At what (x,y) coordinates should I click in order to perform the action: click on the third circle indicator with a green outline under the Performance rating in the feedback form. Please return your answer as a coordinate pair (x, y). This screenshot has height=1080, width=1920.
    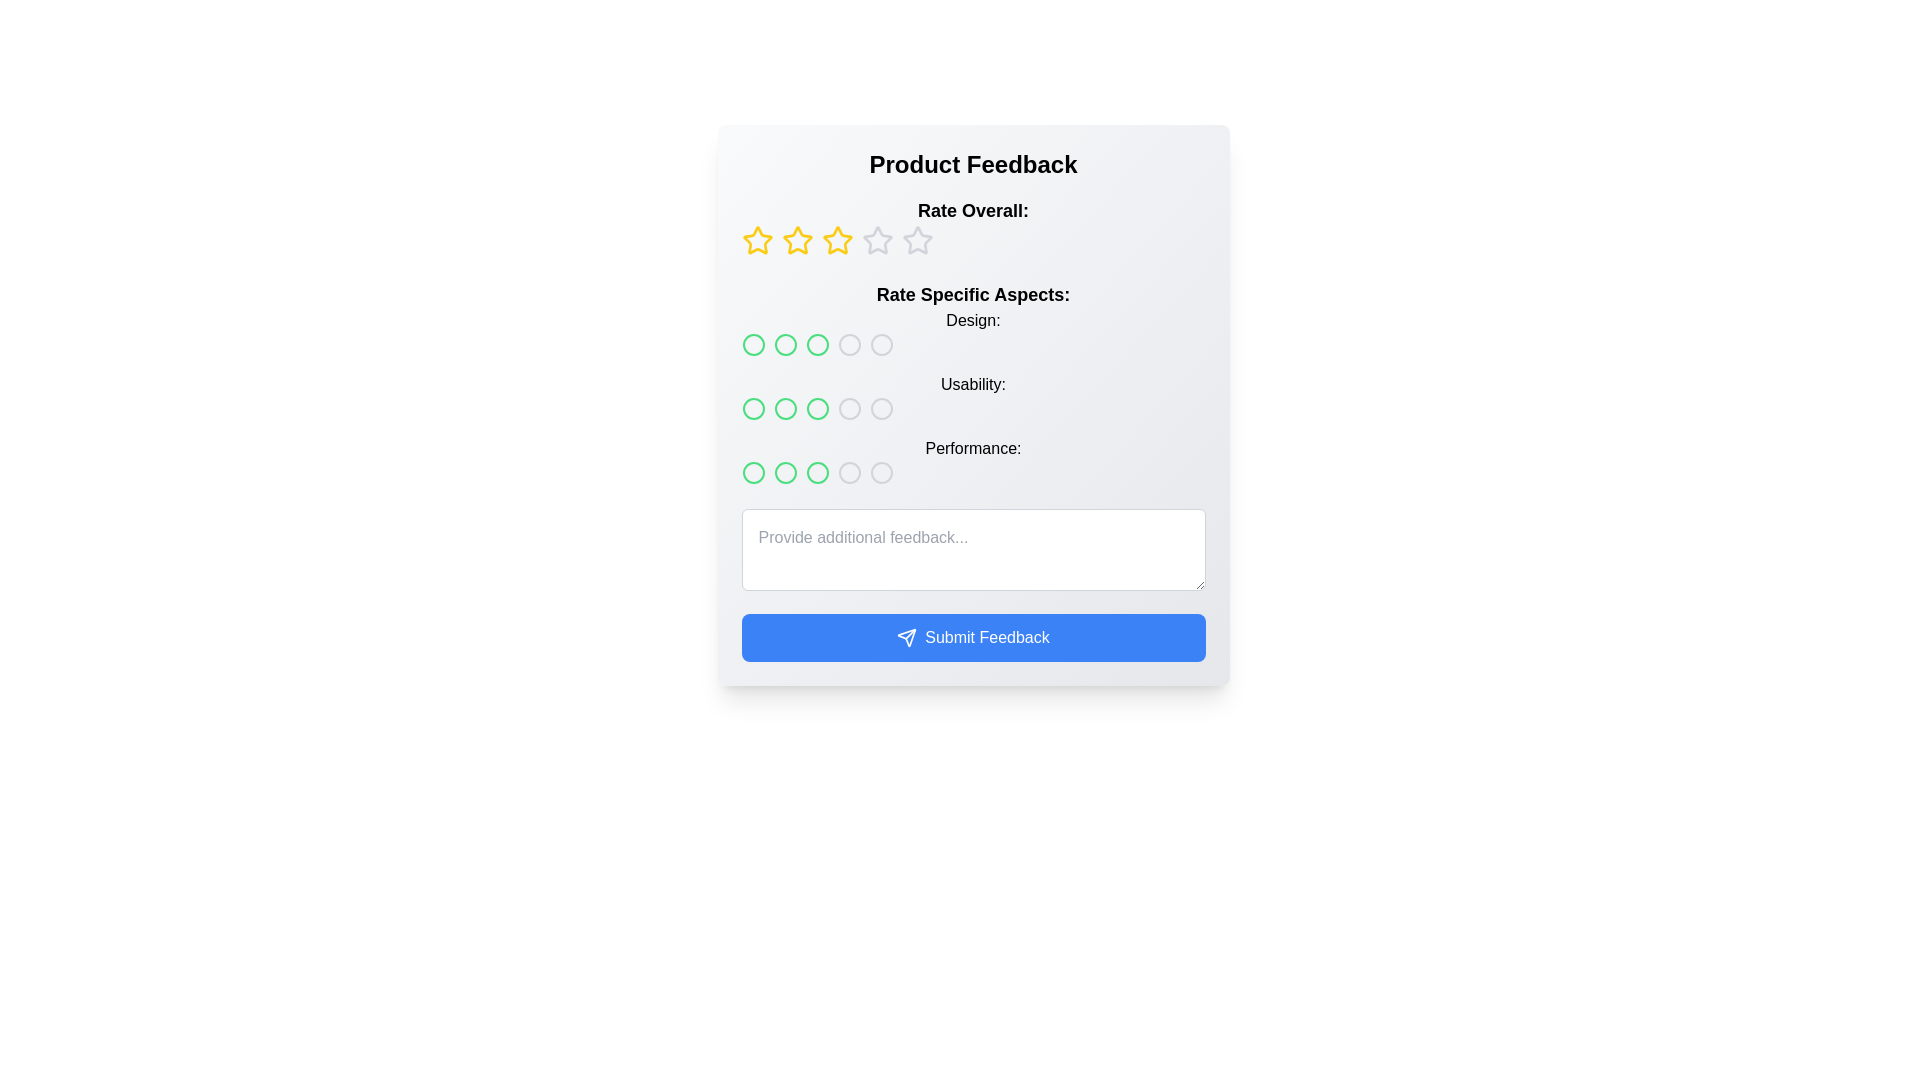
    Looking at the image, I should click on (784, 473).